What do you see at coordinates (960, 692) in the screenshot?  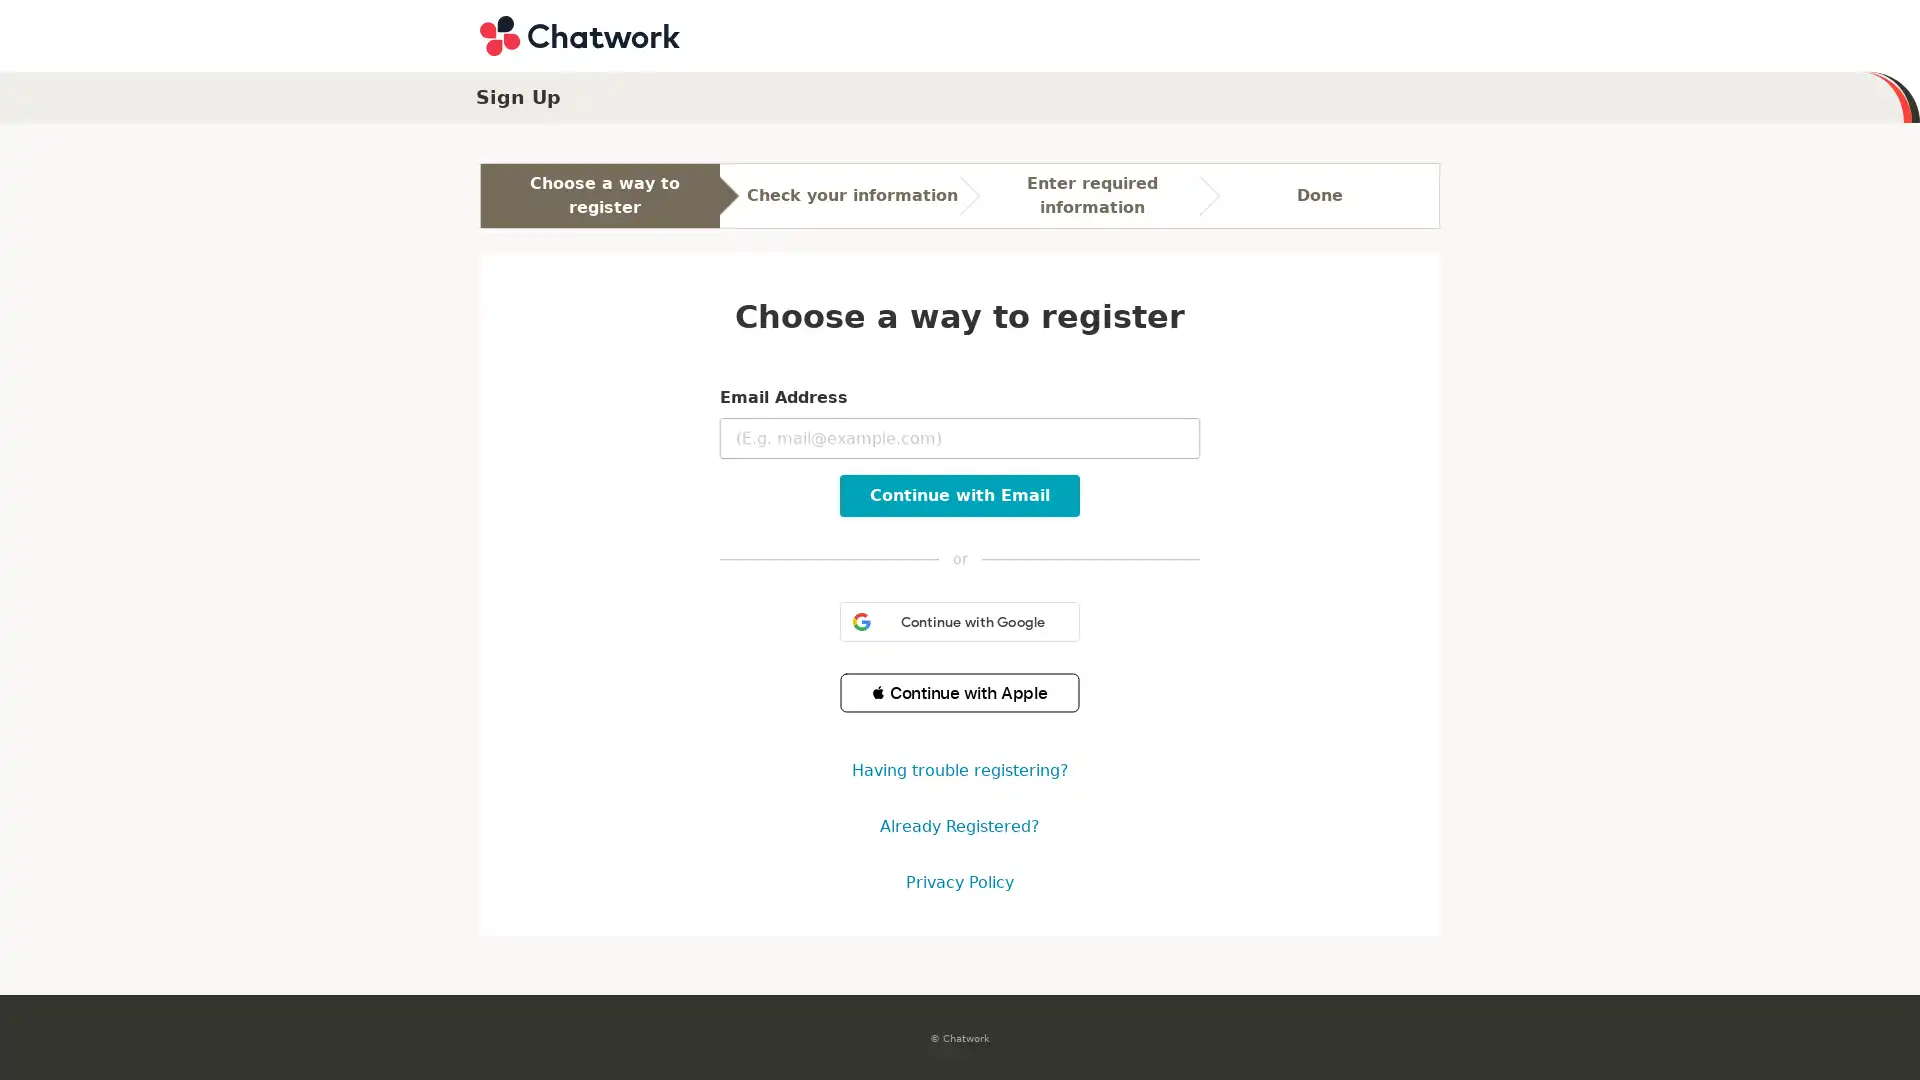 I see `Continue with Apple` at bounding box center [960, 692].